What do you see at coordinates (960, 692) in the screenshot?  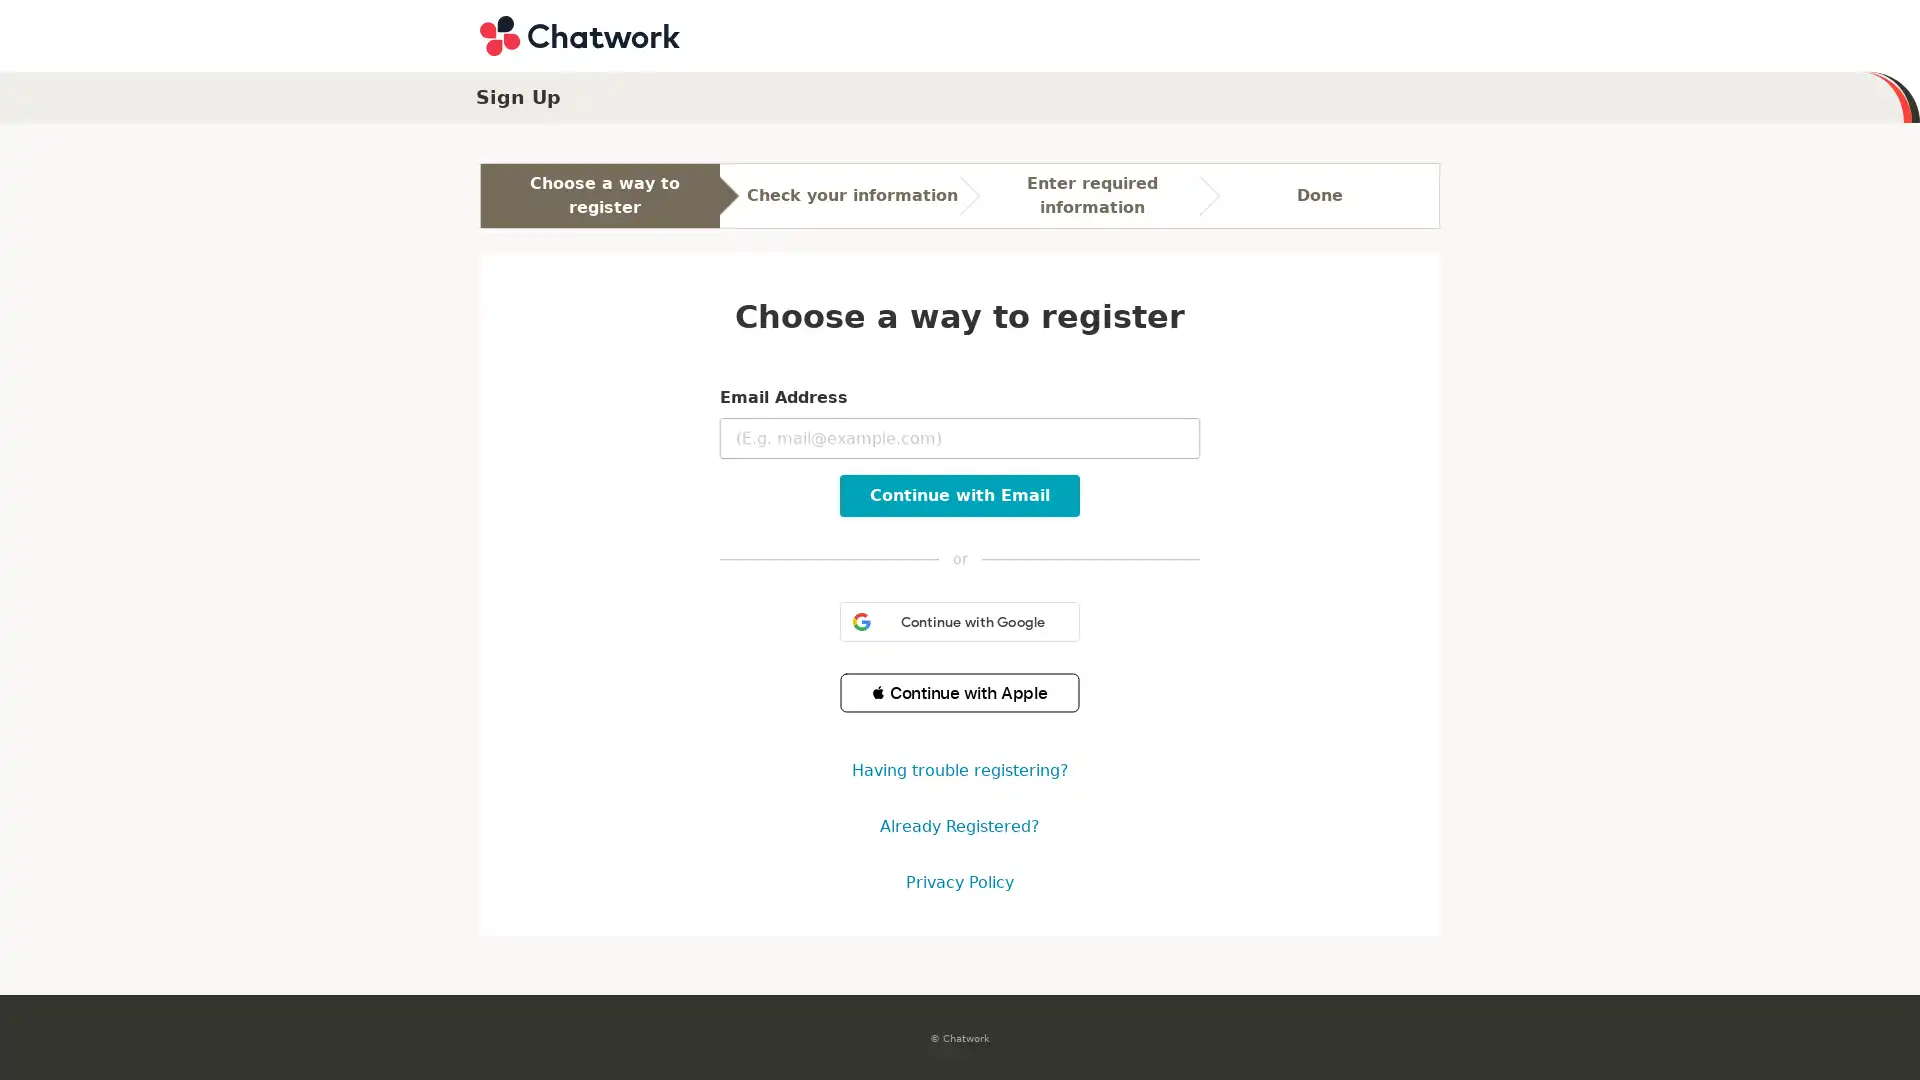 I see `Continue with Apple` at bounding box center [960, 692].